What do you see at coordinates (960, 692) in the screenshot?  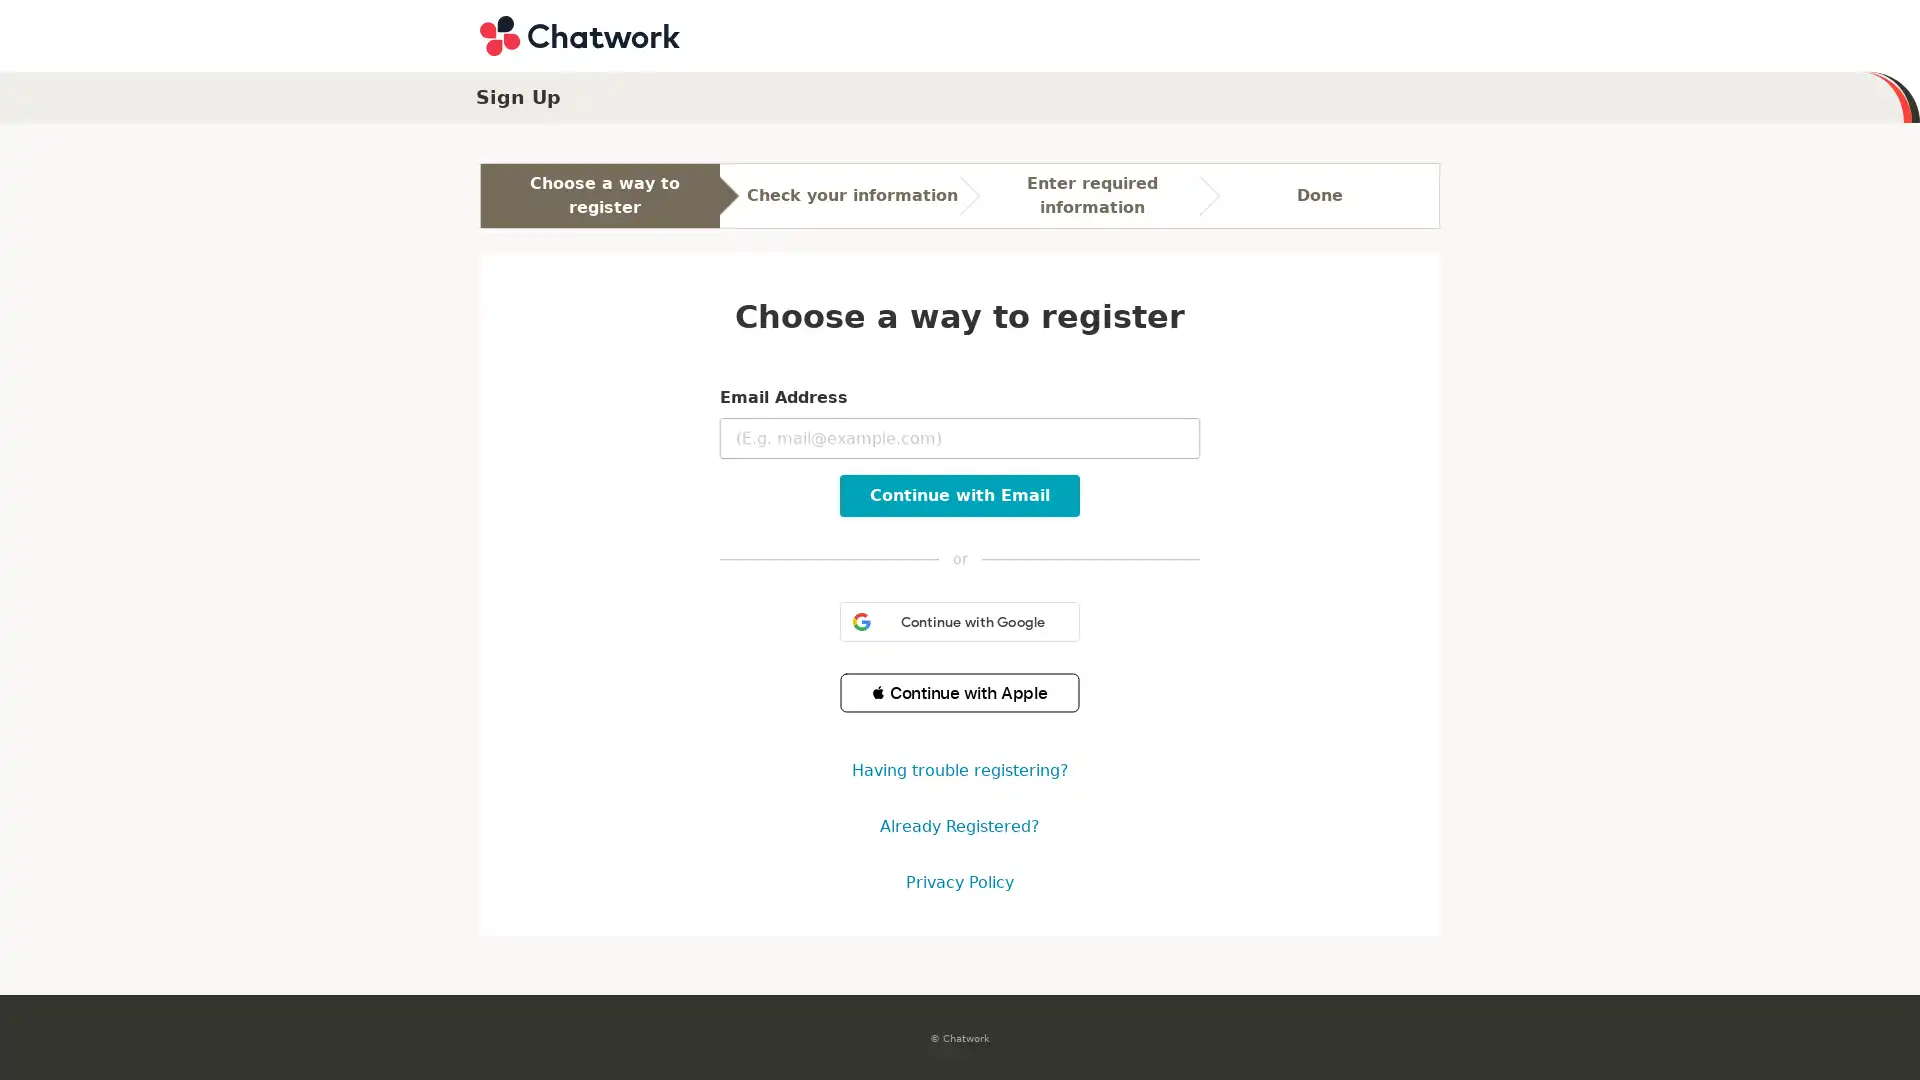 I see `Continue with Apple` at bounding box center [960, 692].